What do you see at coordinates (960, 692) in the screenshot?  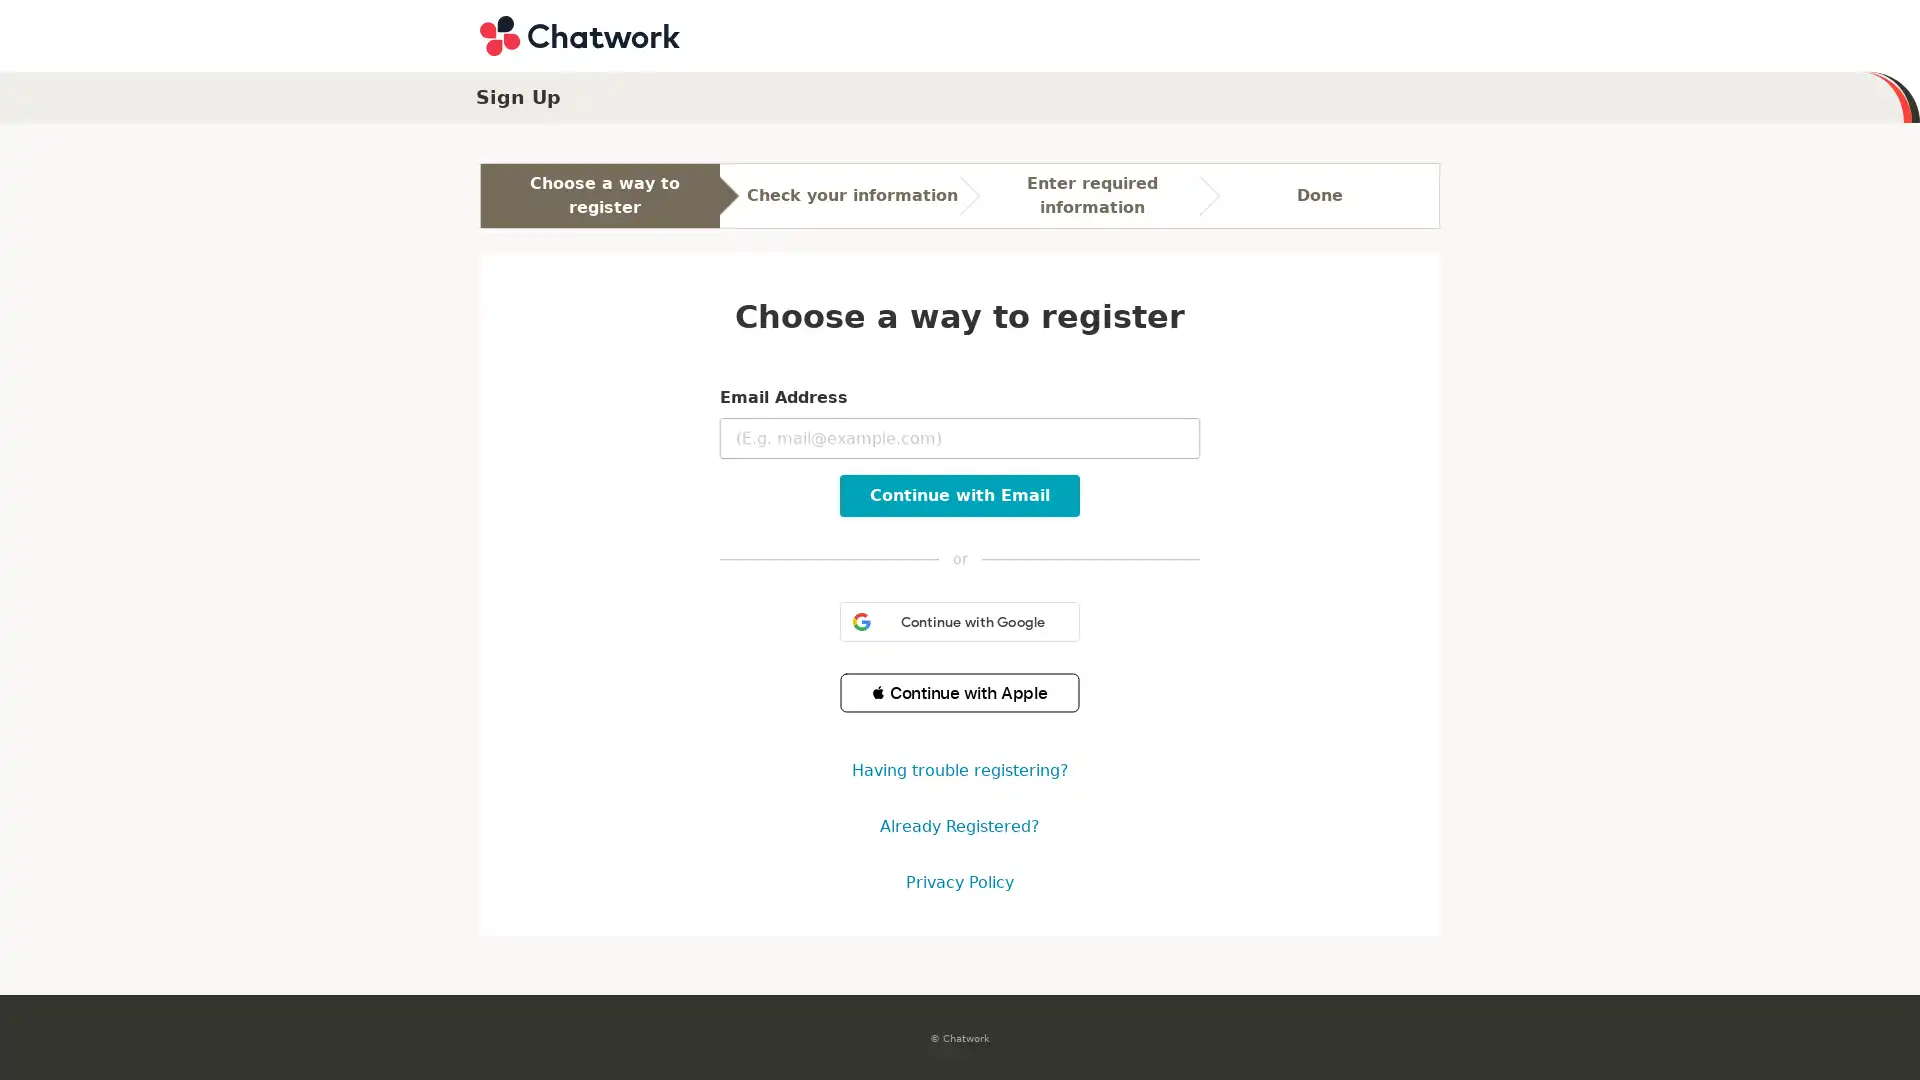 I see `Continue with Apple` at bounding box center [960, 692].